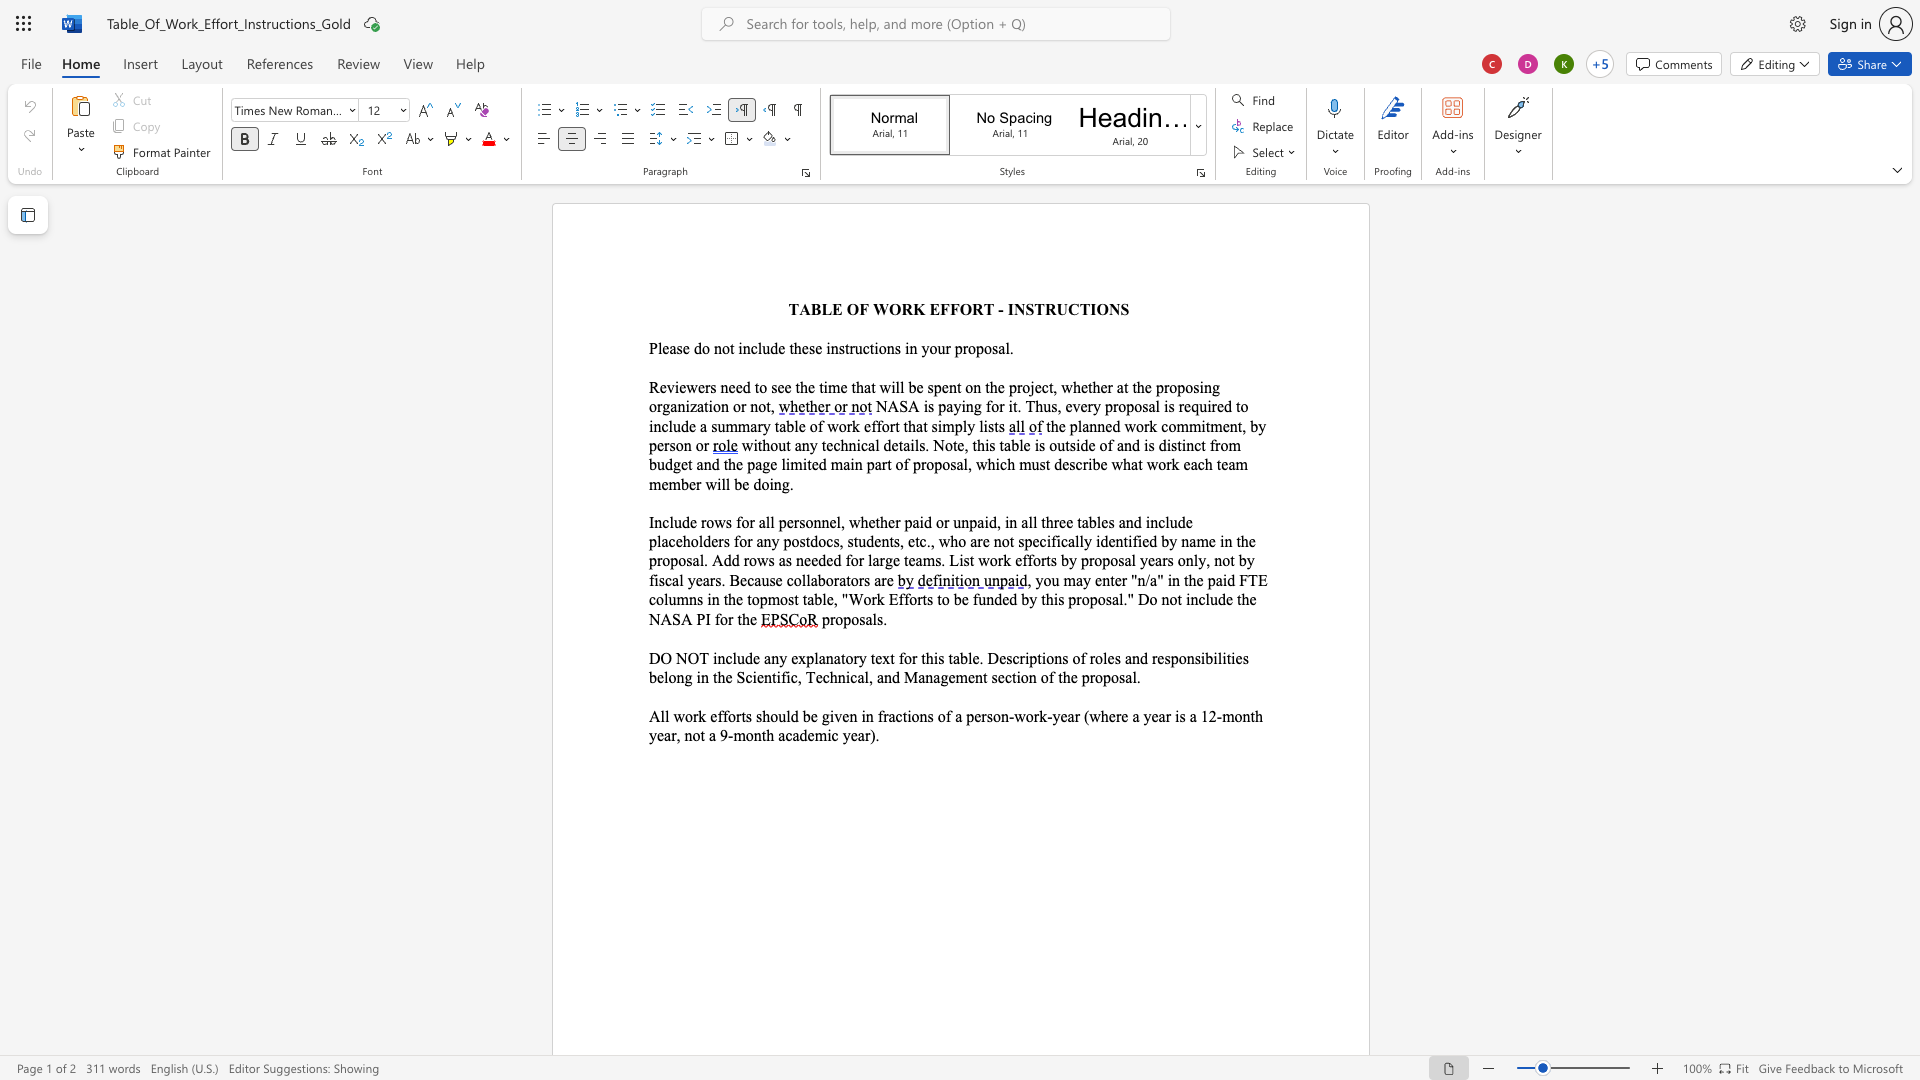  What do you see at coordinates (844, 347) in the screenshot?
I see `the space between the continuous character "s" and "t" in the text` at bounding box center [844, 347].